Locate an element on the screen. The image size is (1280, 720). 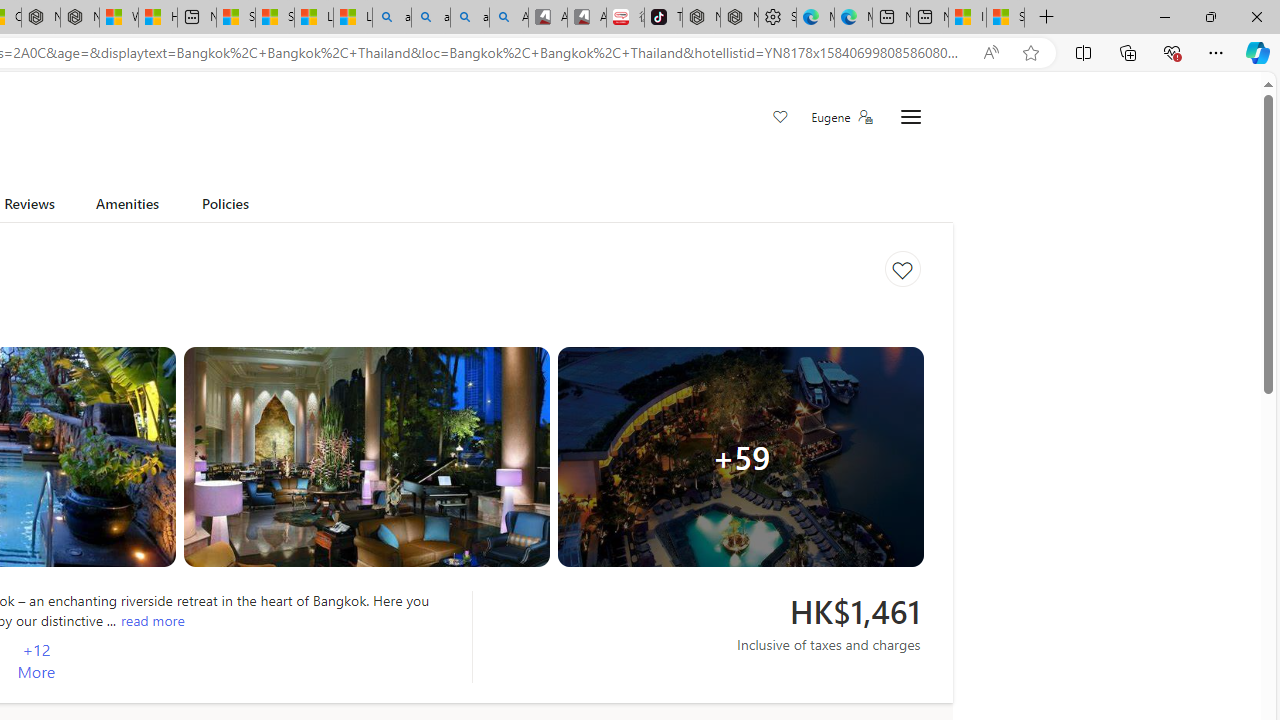
'Eugene' is located at coordinates (841, 117).